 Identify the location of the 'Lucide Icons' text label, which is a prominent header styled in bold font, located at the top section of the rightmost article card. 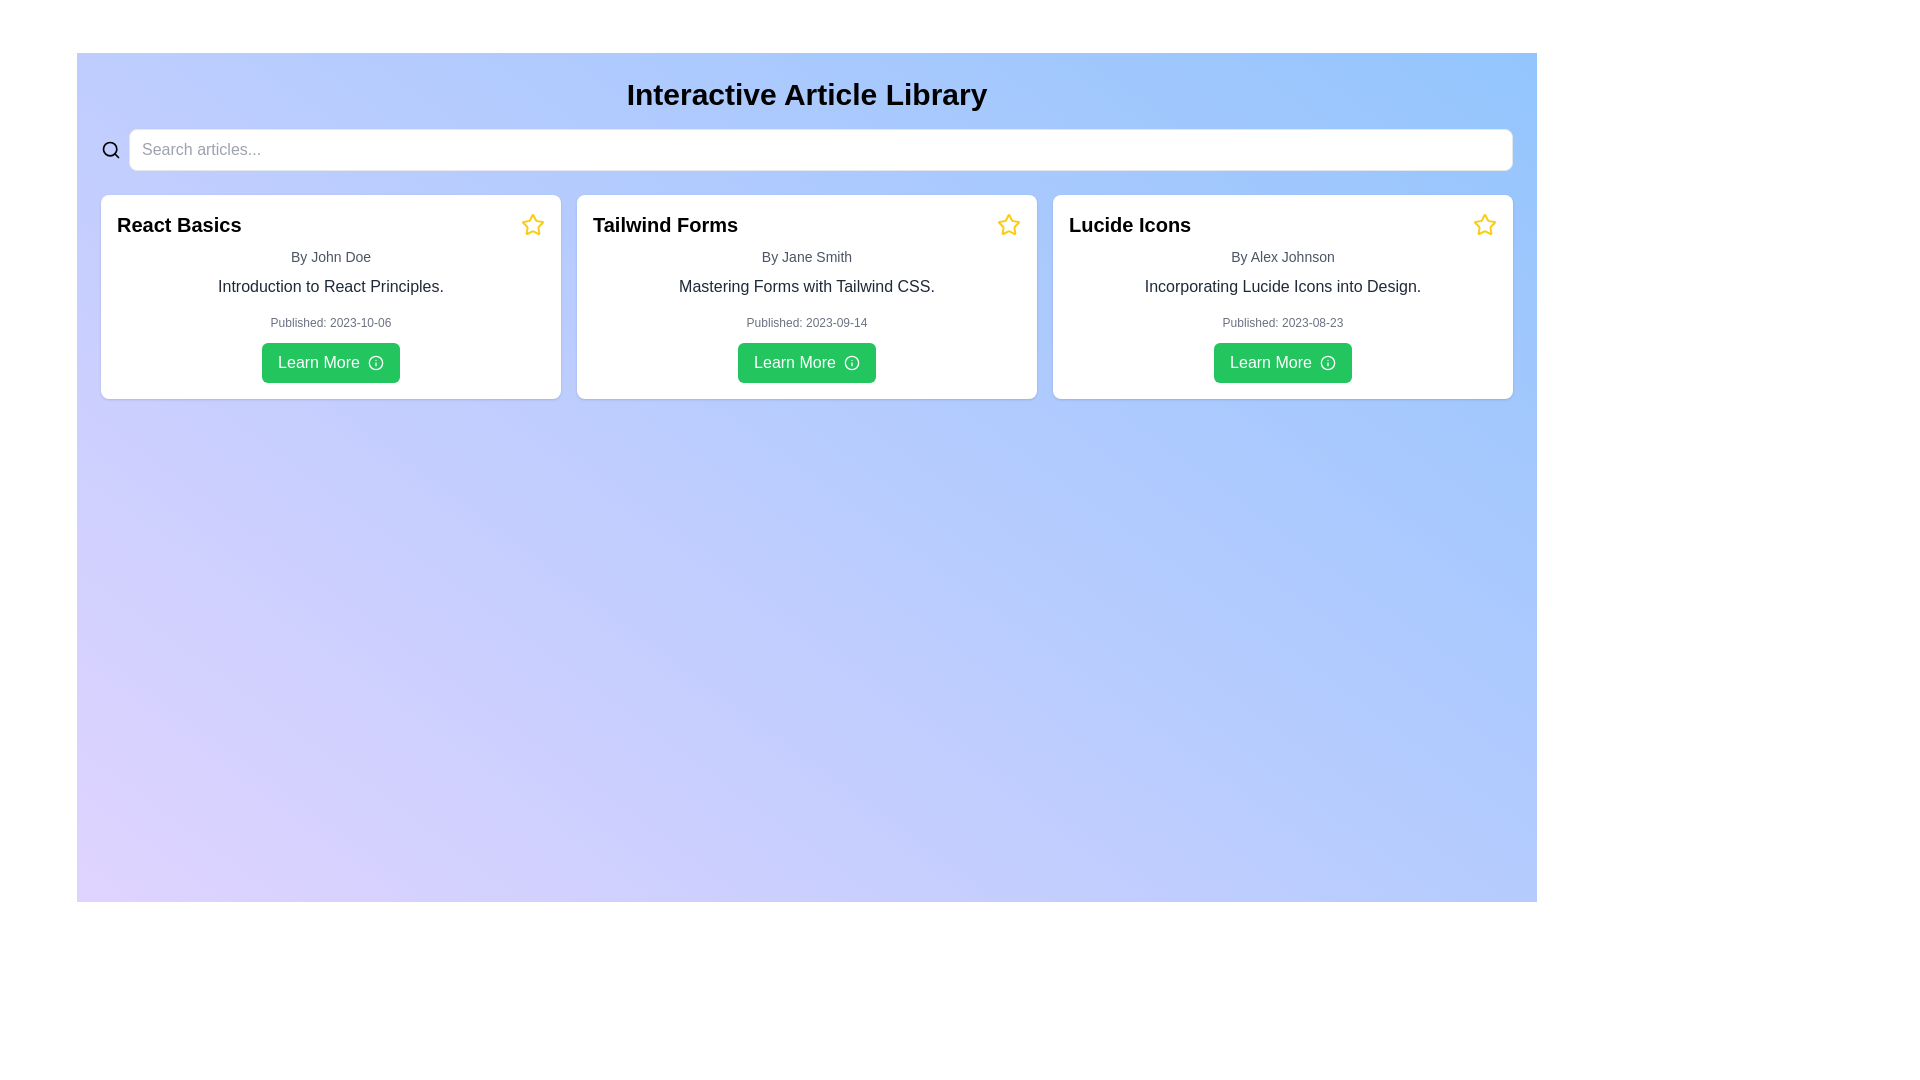
(1130, 224).